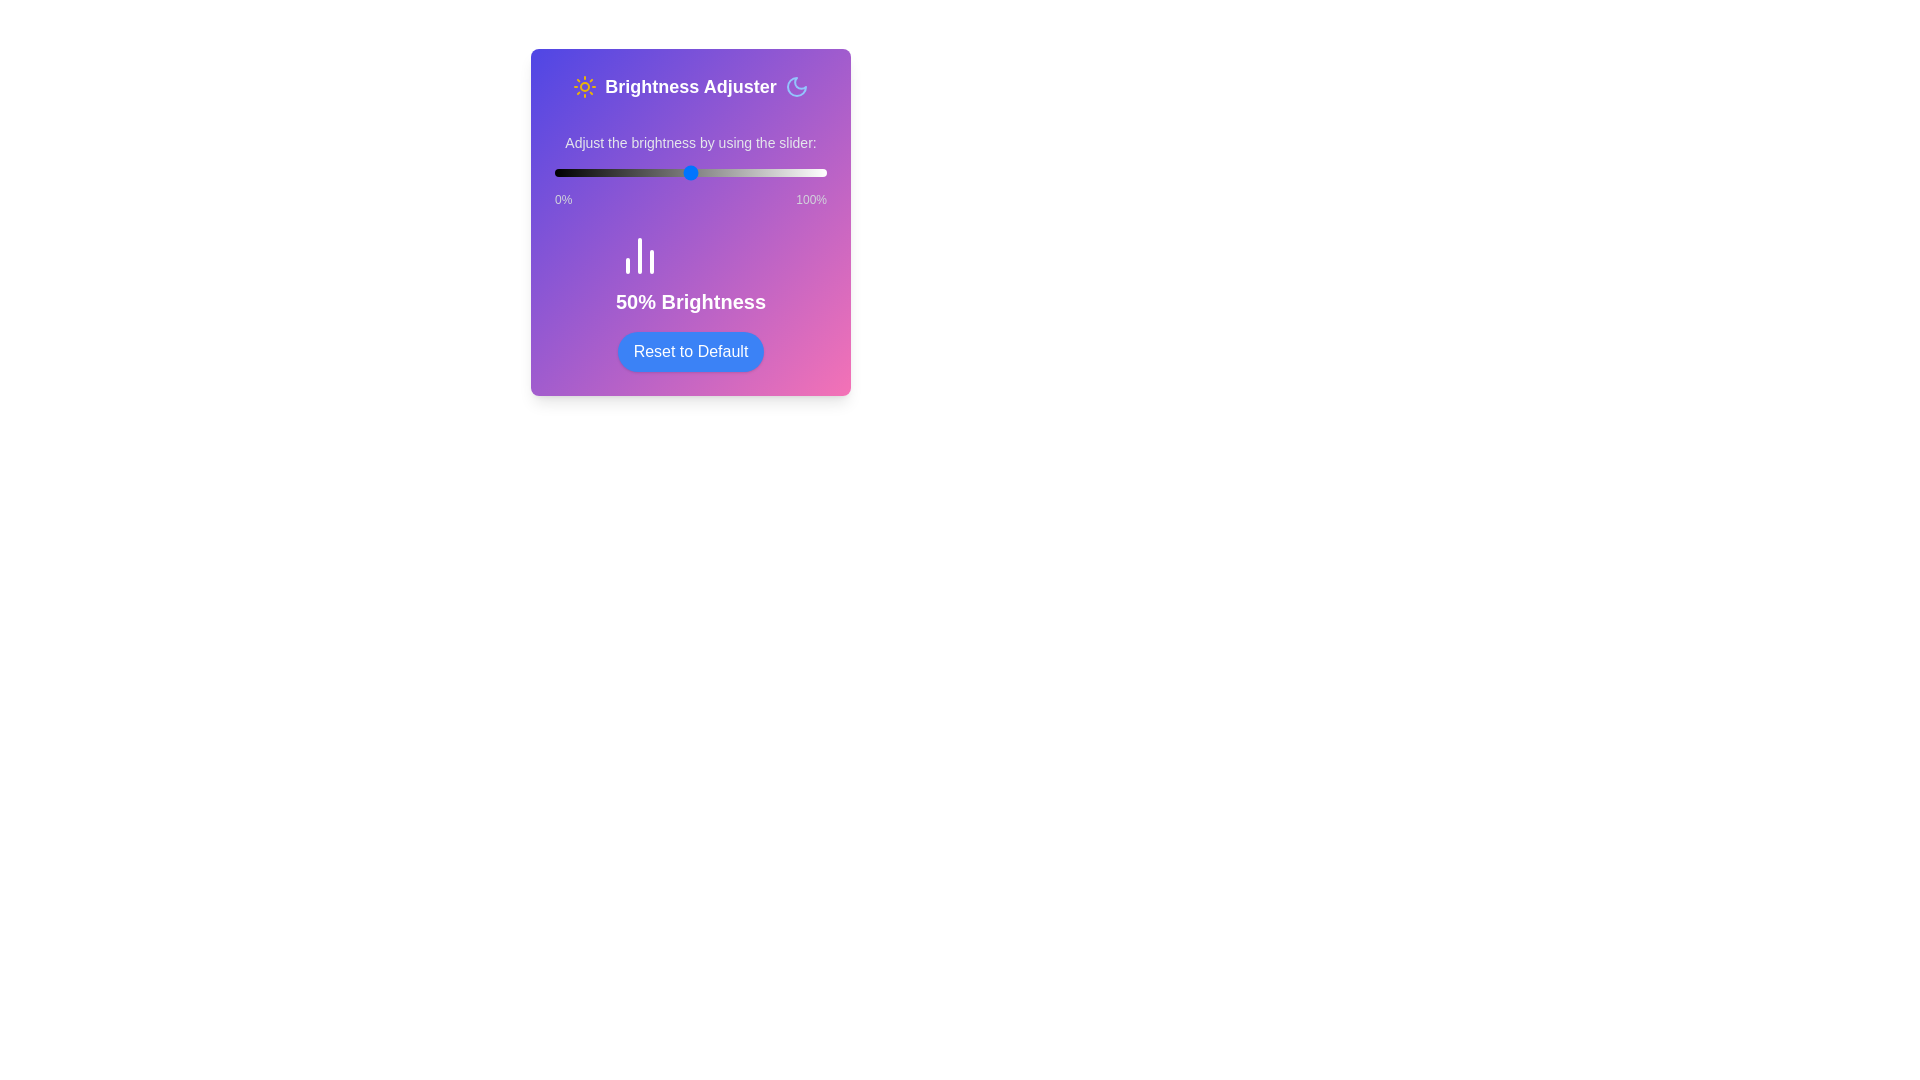 This screenshot has height=1080, width=1920. I want to click on the brightness to 21% by moving the slider, so click(611, 172).